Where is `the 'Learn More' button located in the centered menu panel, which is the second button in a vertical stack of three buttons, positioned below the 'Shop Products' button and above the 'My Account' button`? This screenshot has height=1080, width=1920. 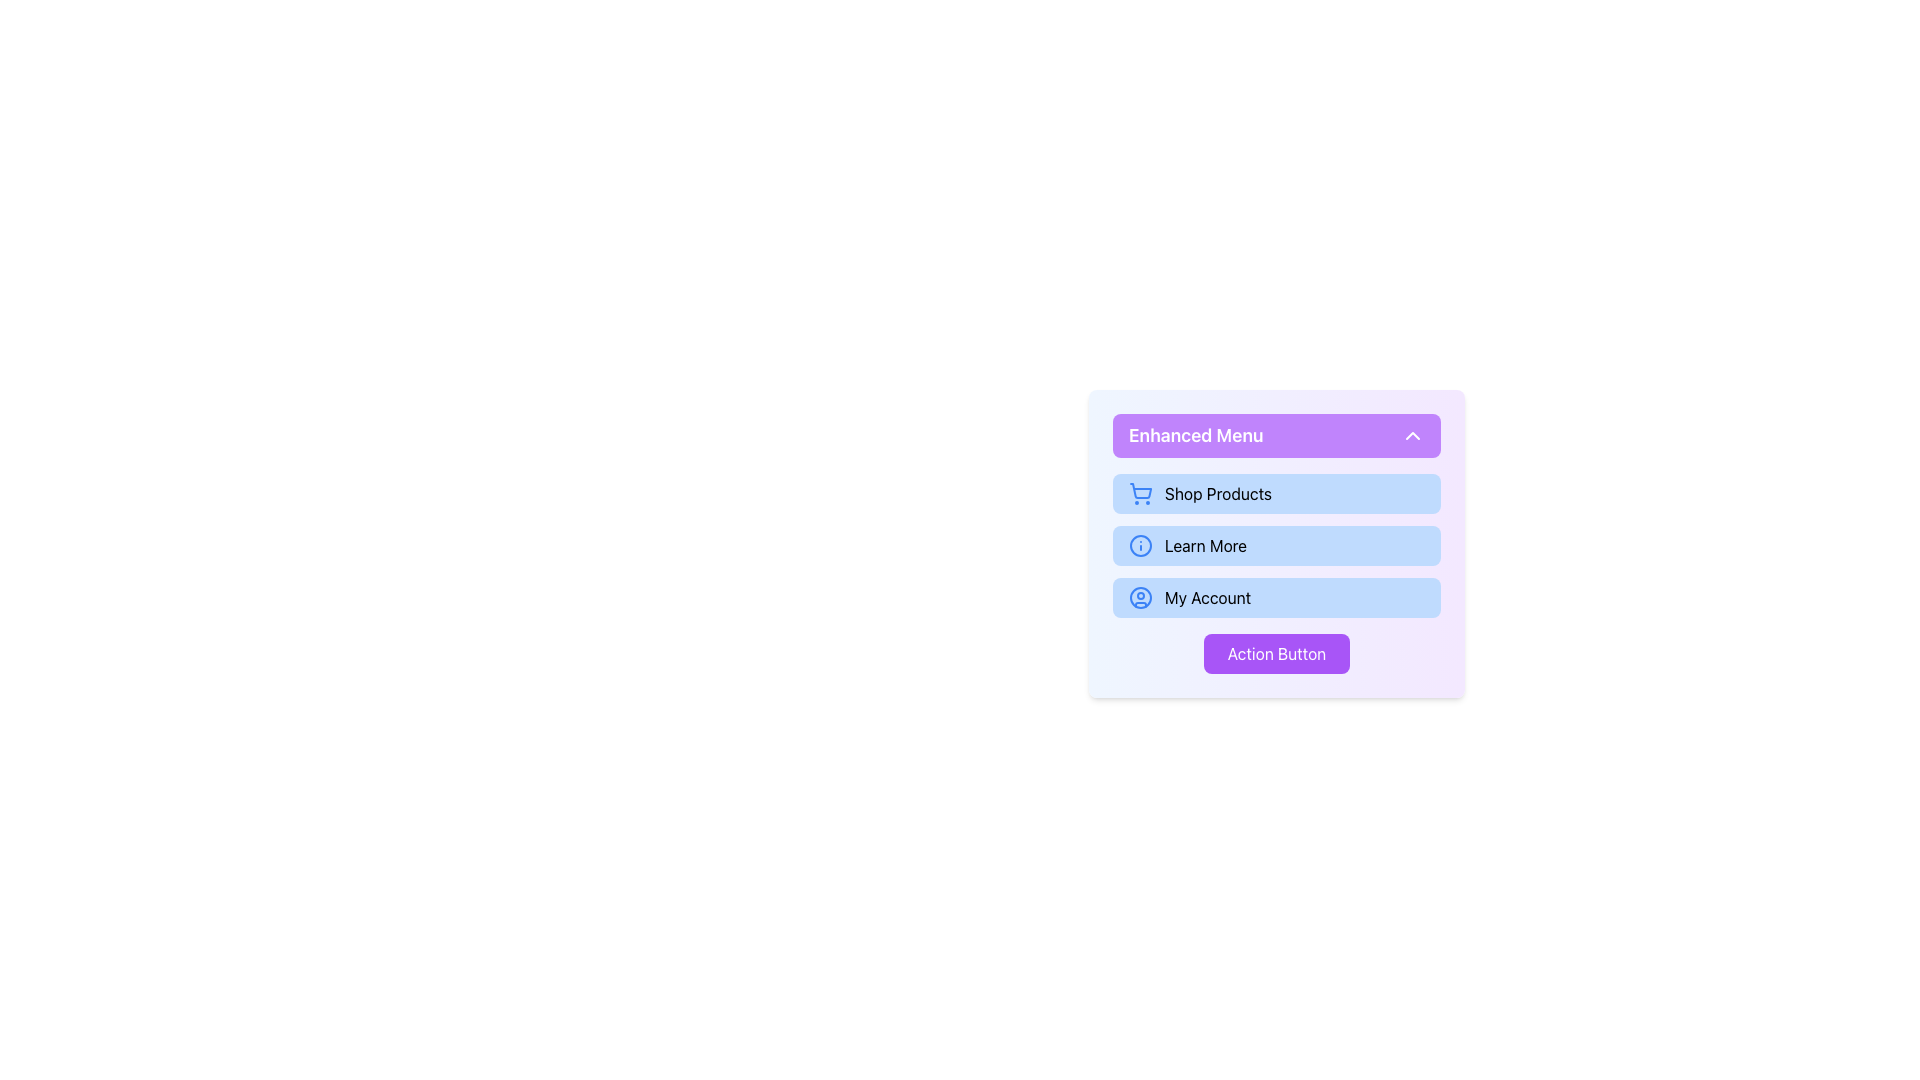
the 'Learn More' button located in the centered menu panel, which is the second button in a vertical stack of three buttons, positioned below the 'Shop Products' button and above the 'My Account' button is located at coordinates (1275, 554).